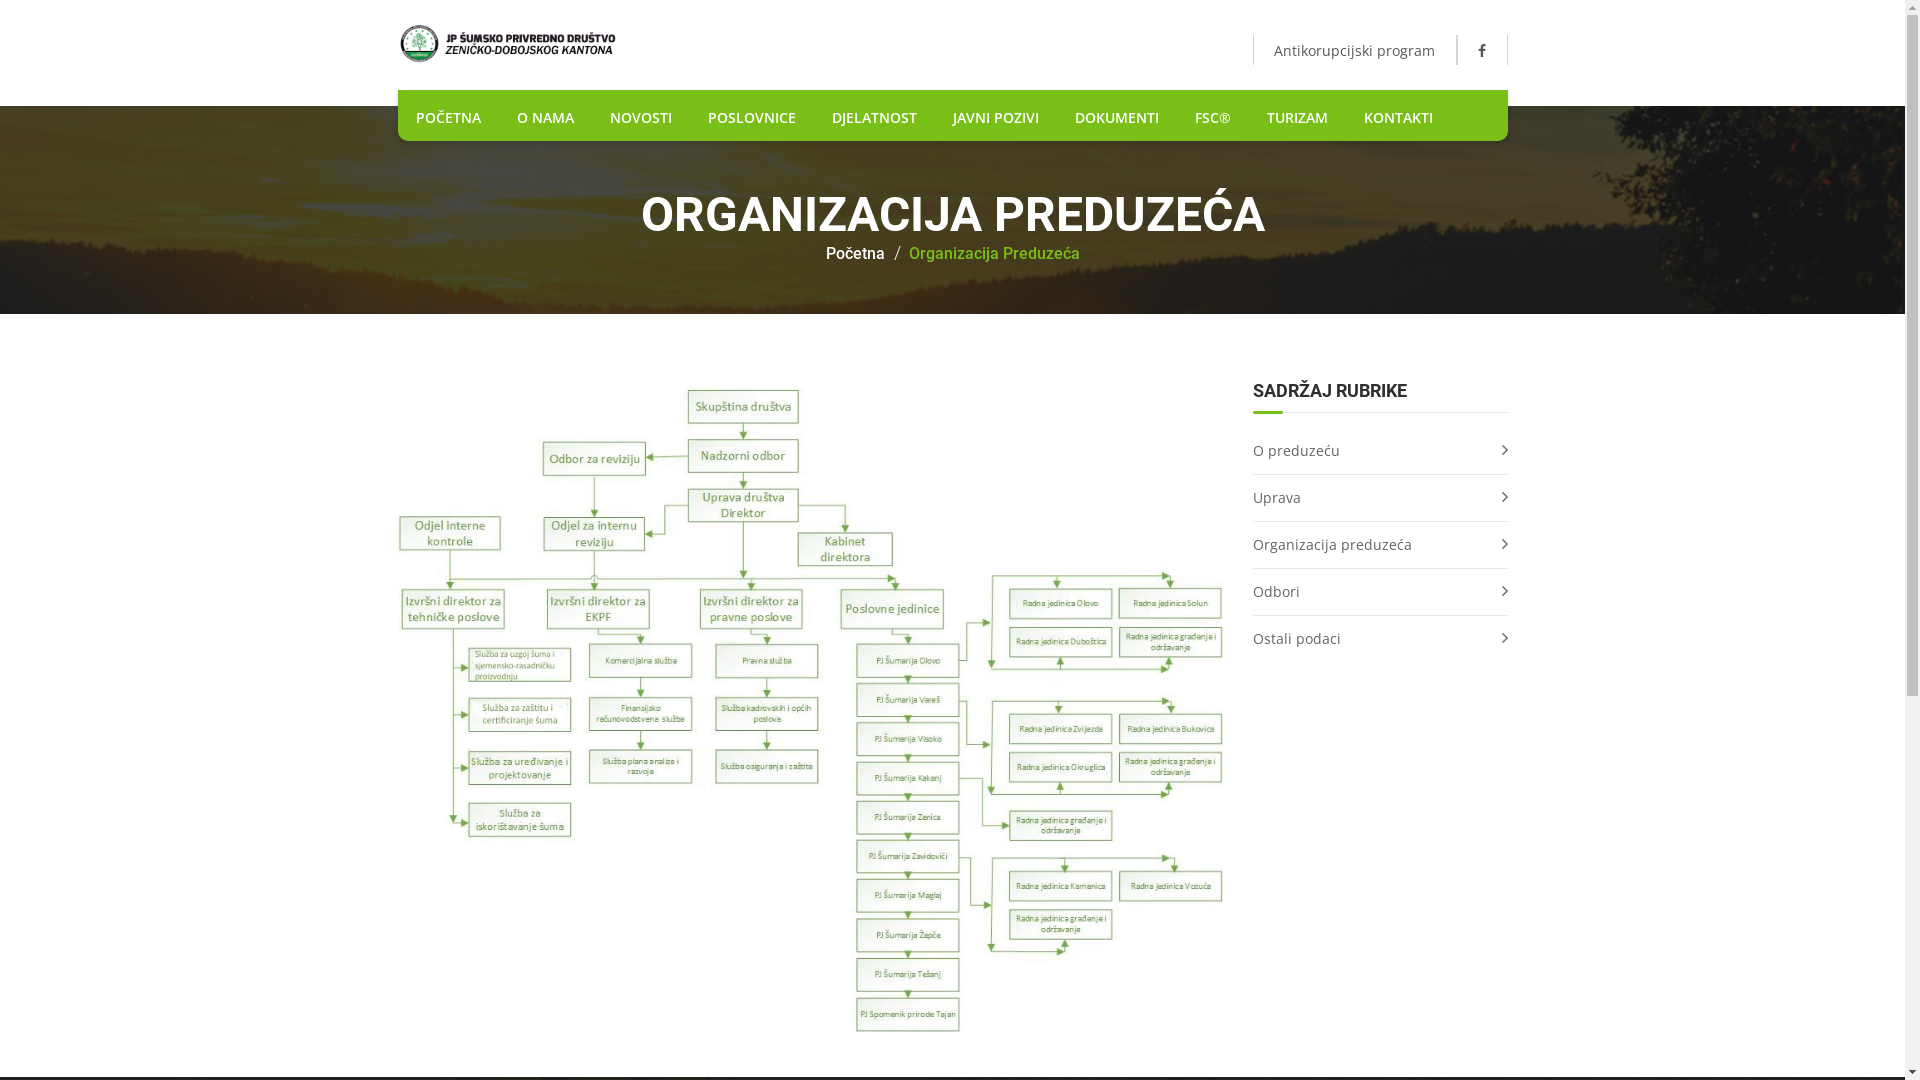 The width and height of the screenshot is (1920, 1080). I want to click on 'Uprava', so click(1378, 496).